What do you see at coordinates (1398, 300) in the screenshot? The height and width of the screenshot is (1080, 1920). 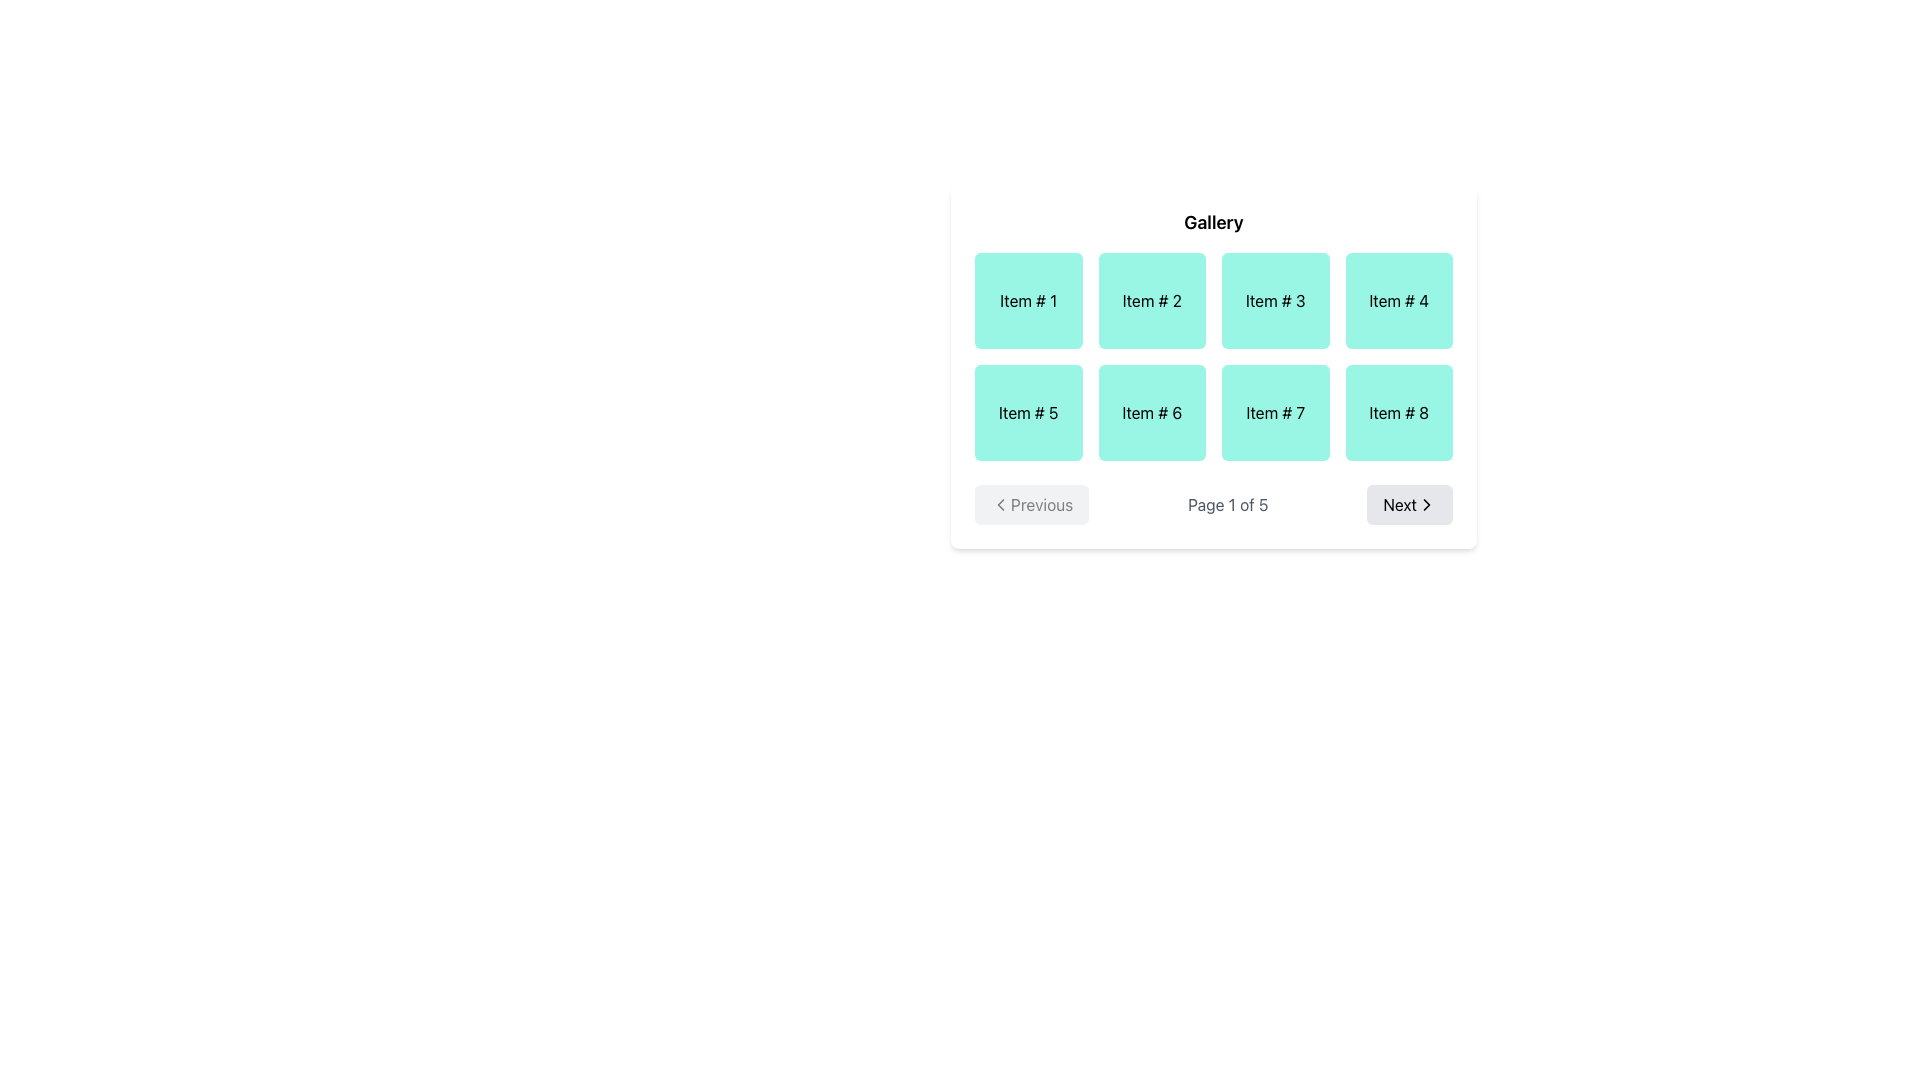 I see `the static label tile labeled 'Item # 4'` at bounding box center [1398, 300].